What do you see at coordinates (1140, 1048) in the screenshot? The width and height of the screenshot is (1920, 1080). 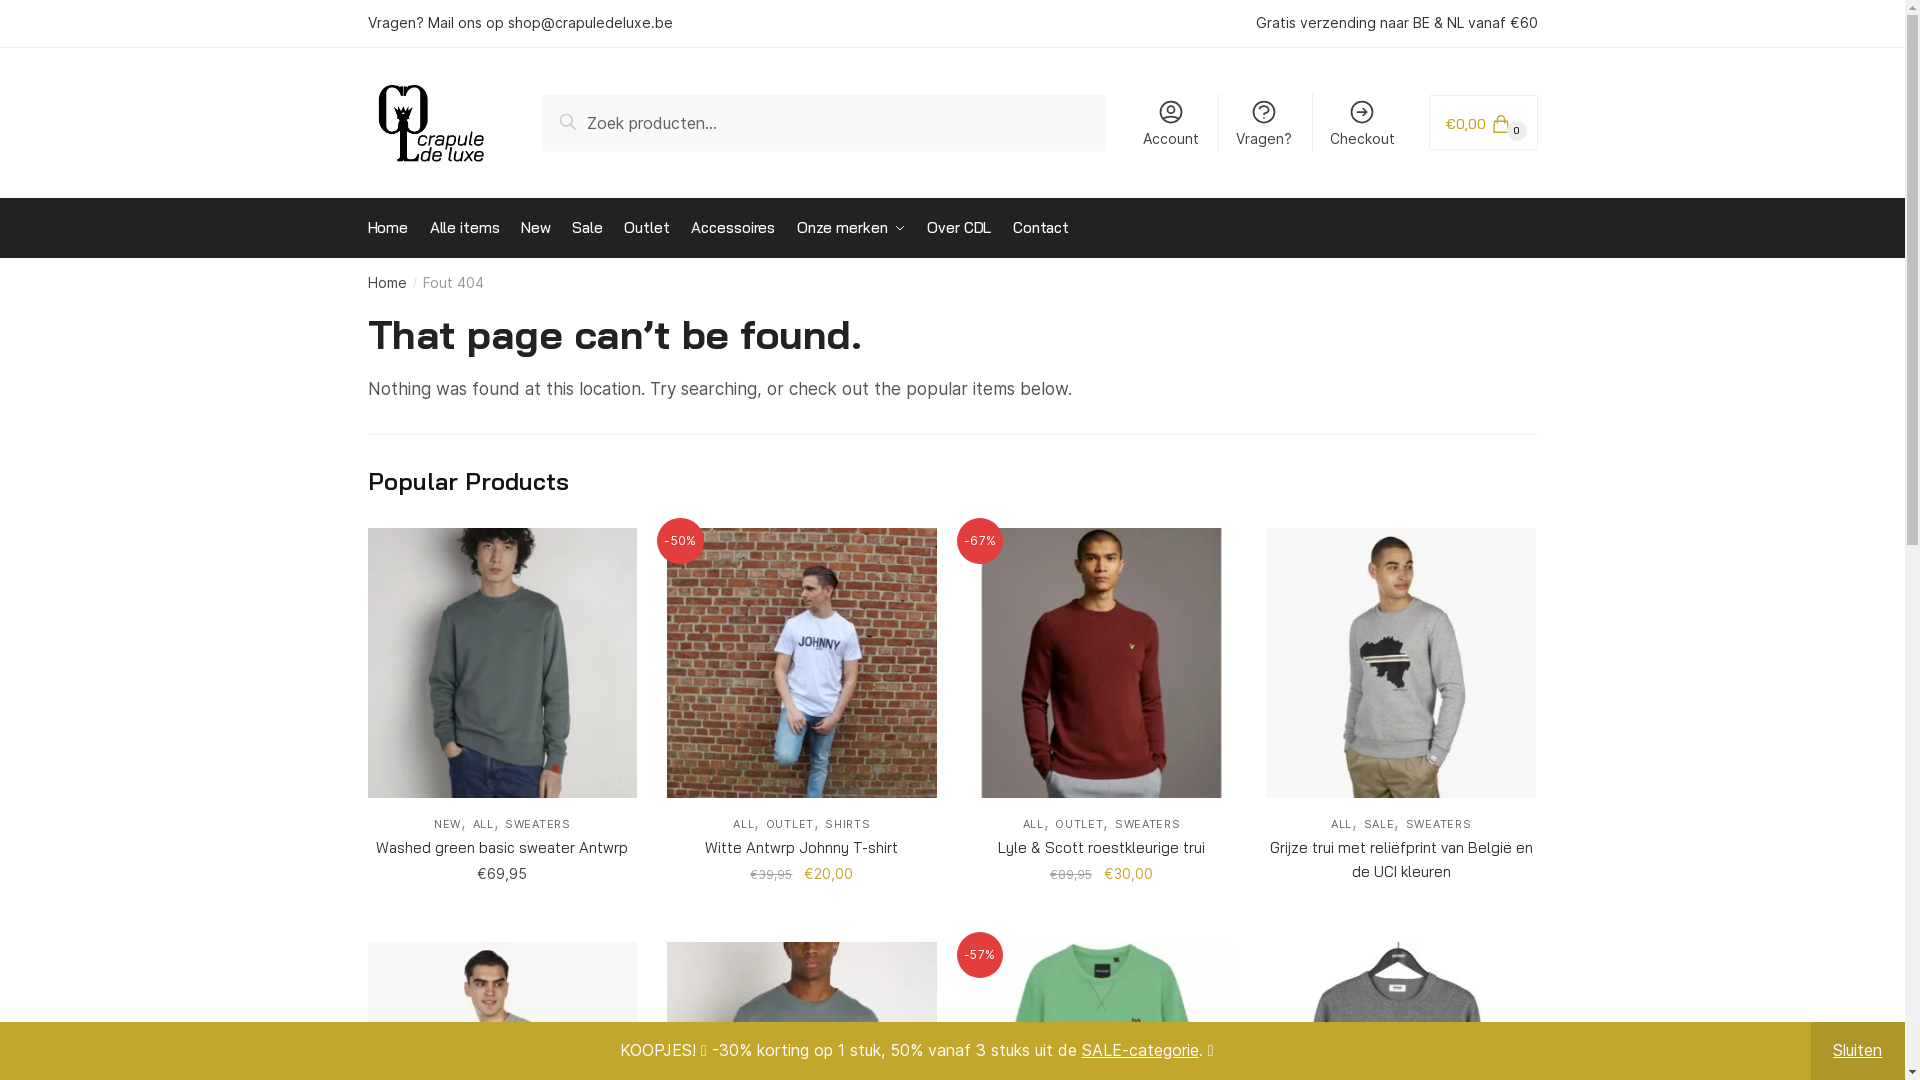 I see `'SALE-categorie'` at bounding box center [1140, 1048].